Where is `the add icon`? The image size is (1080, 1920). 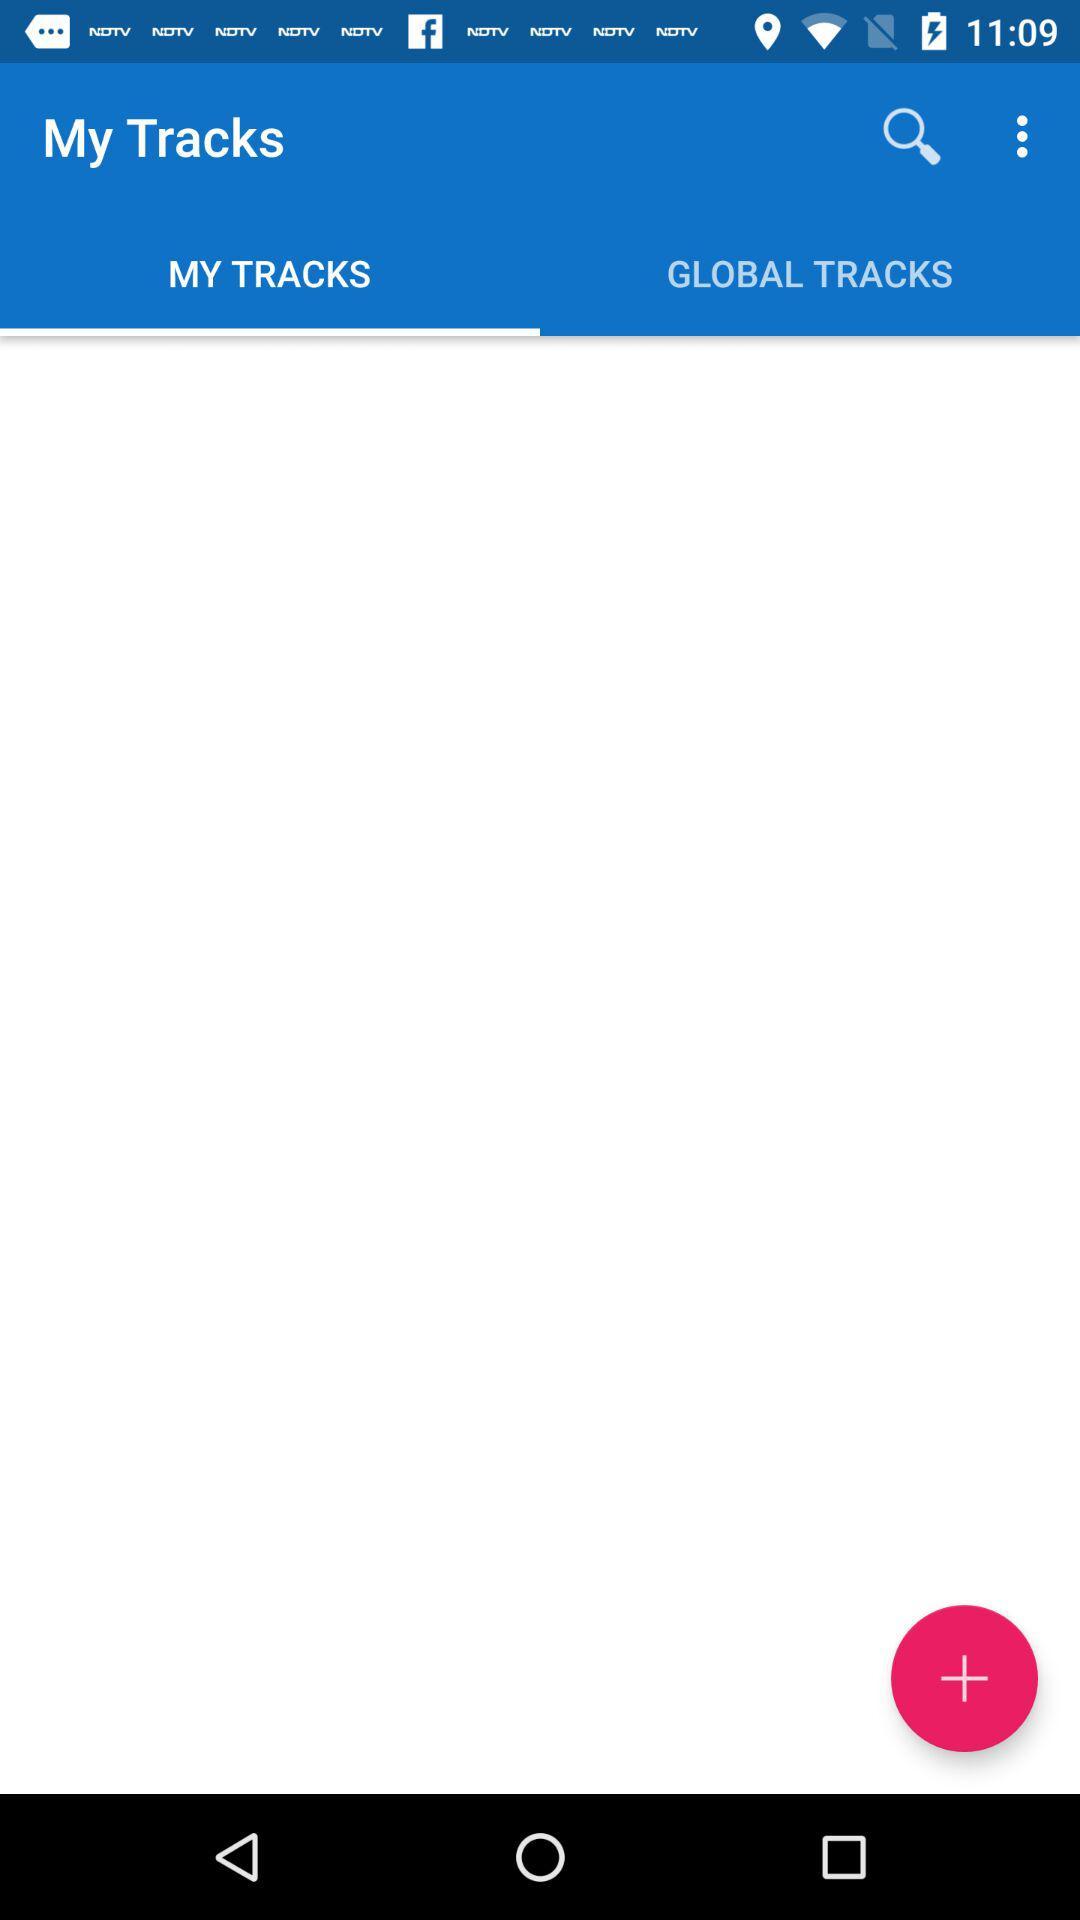 the add icon is located at coordinates (963, 1678).